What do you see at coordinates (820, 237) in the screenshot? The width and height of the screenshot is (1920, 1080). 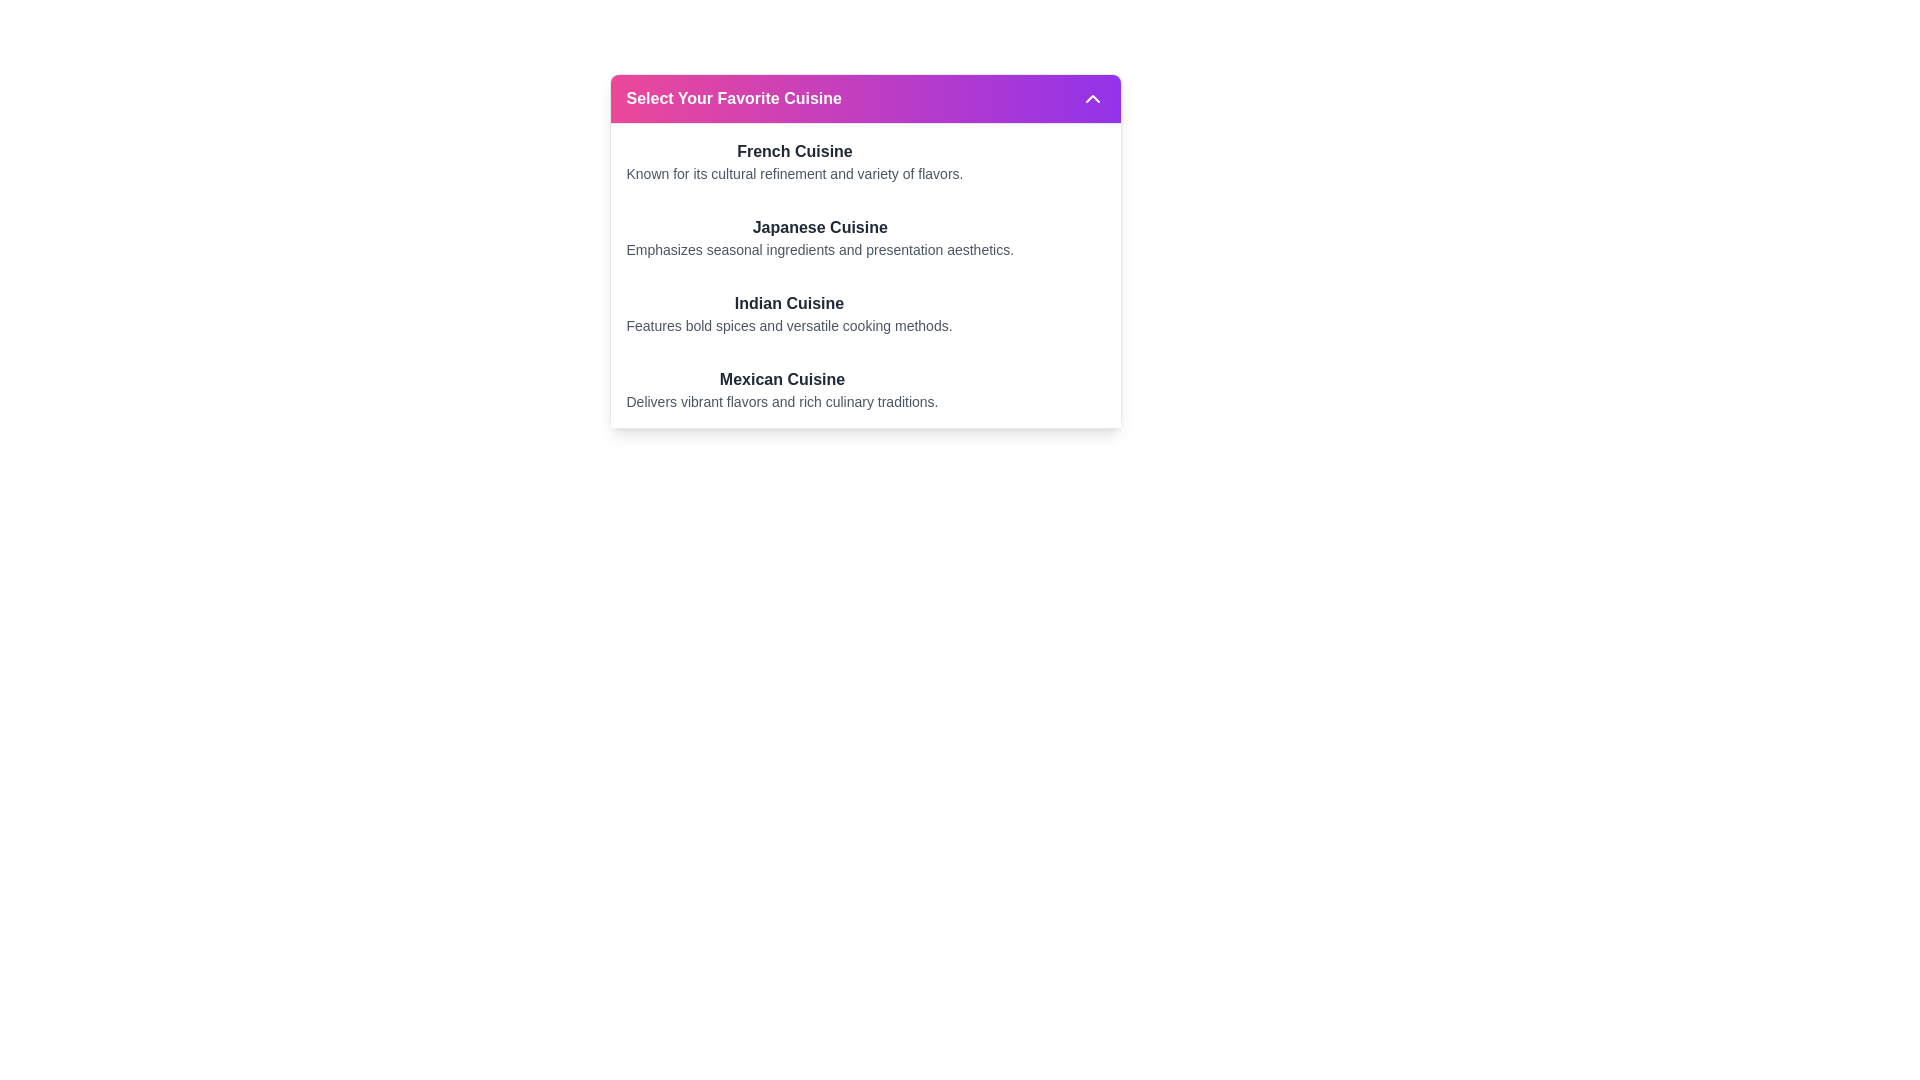 I see `informational text block about Japanese Cuisine, which is the second item in the selection menu below 'Select Your Favorite Cuisine.'` at bounding box center [820, 237].